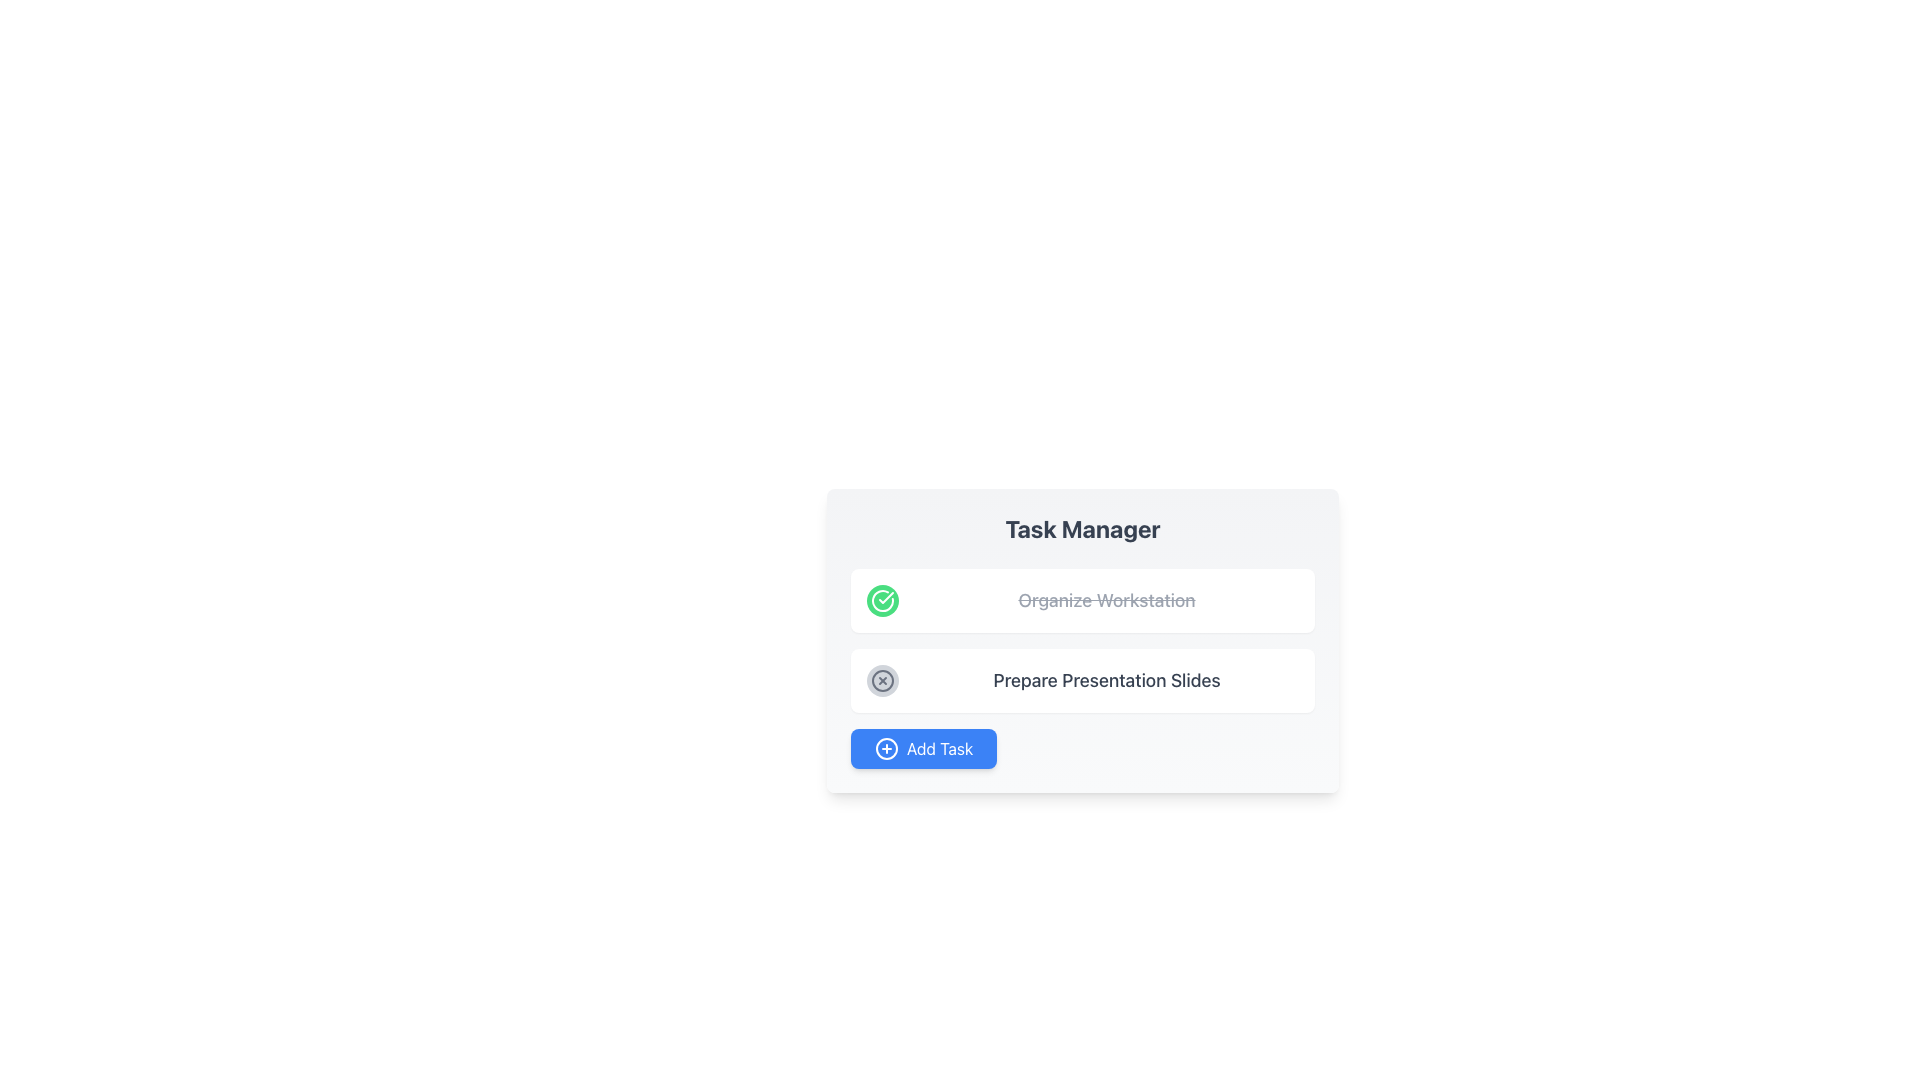 This screenshot has width=1920, height=1080. What do you see at coordinates (1106, 680) in the screenshot?
I see `the text label that presents the task name 'Prepare Presentation Slides' in a task management interface` at bounding box center [1106, 680].